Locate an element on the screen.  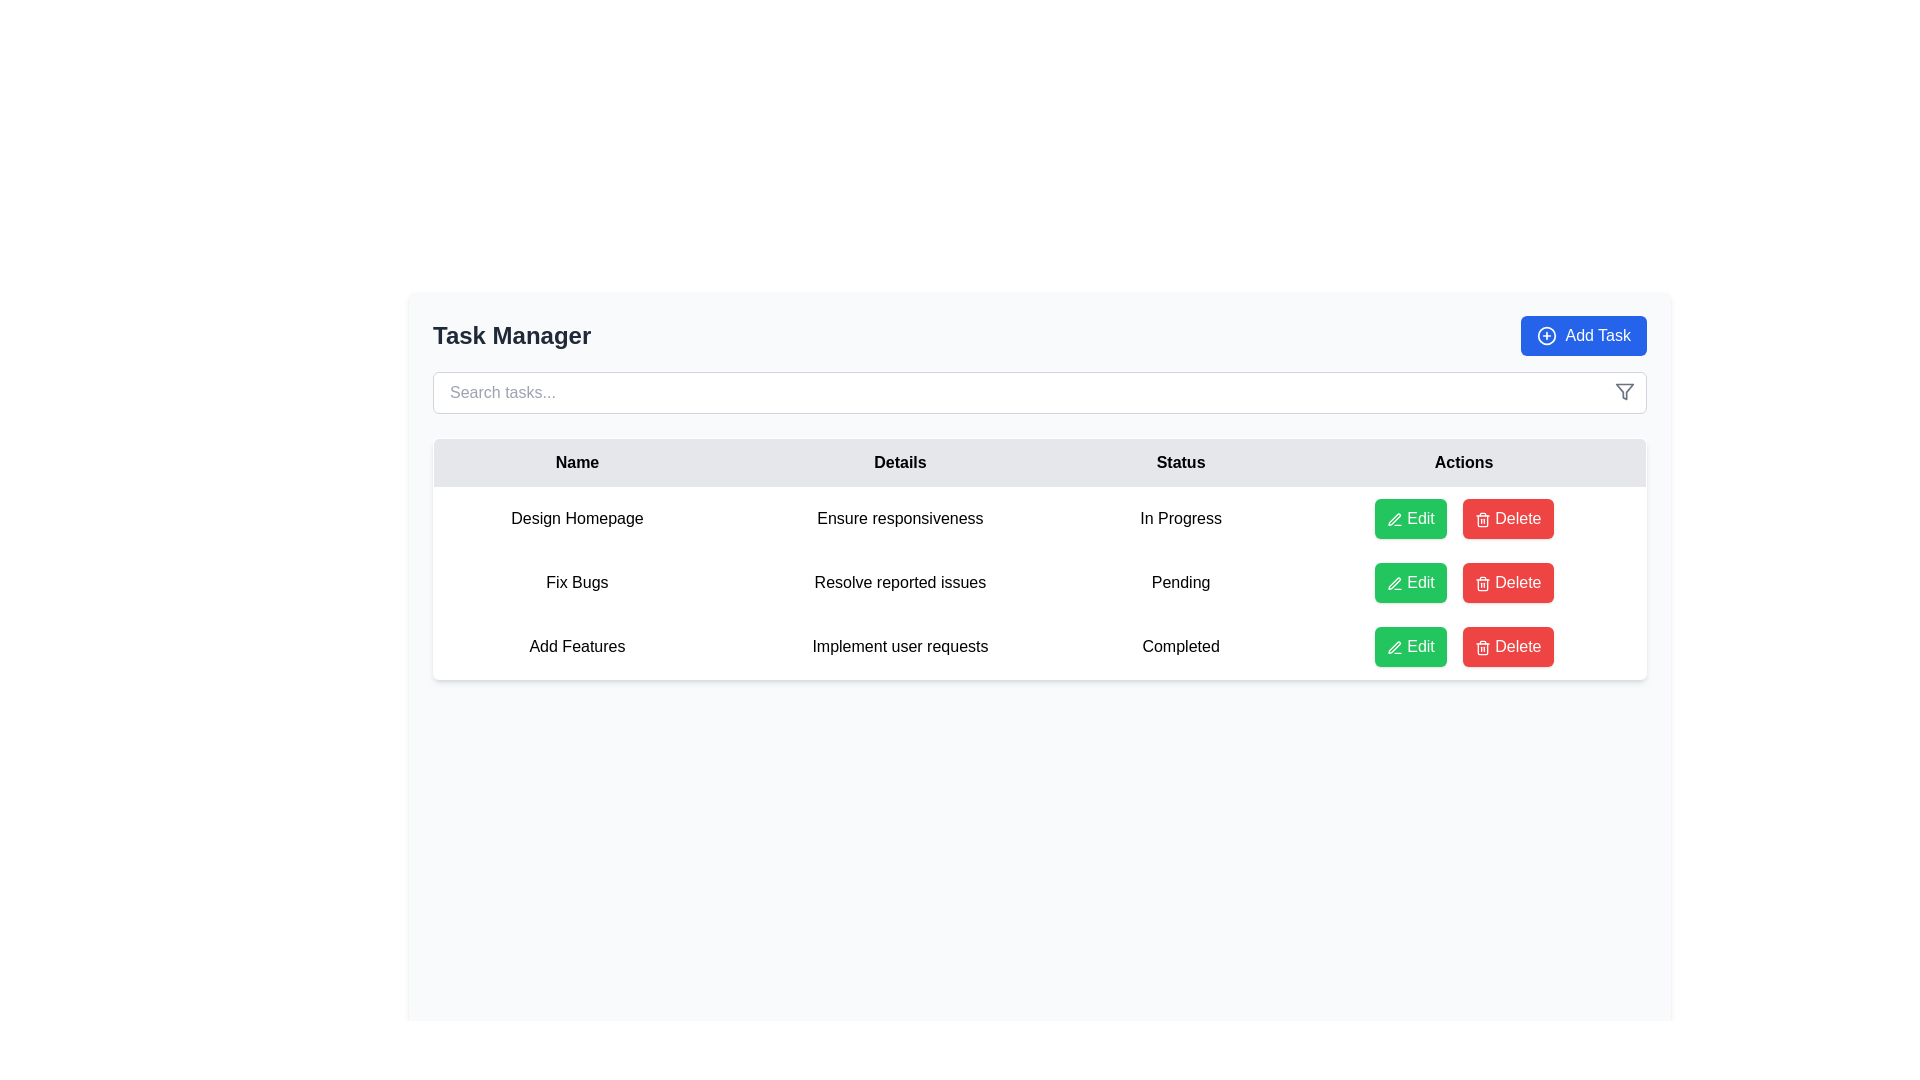
the red 'Delete' button with a trash can icon in the Button Group located in the 'Actions' column of the second row associated with the 'Pending' task is located at coordinates (1464, 582).